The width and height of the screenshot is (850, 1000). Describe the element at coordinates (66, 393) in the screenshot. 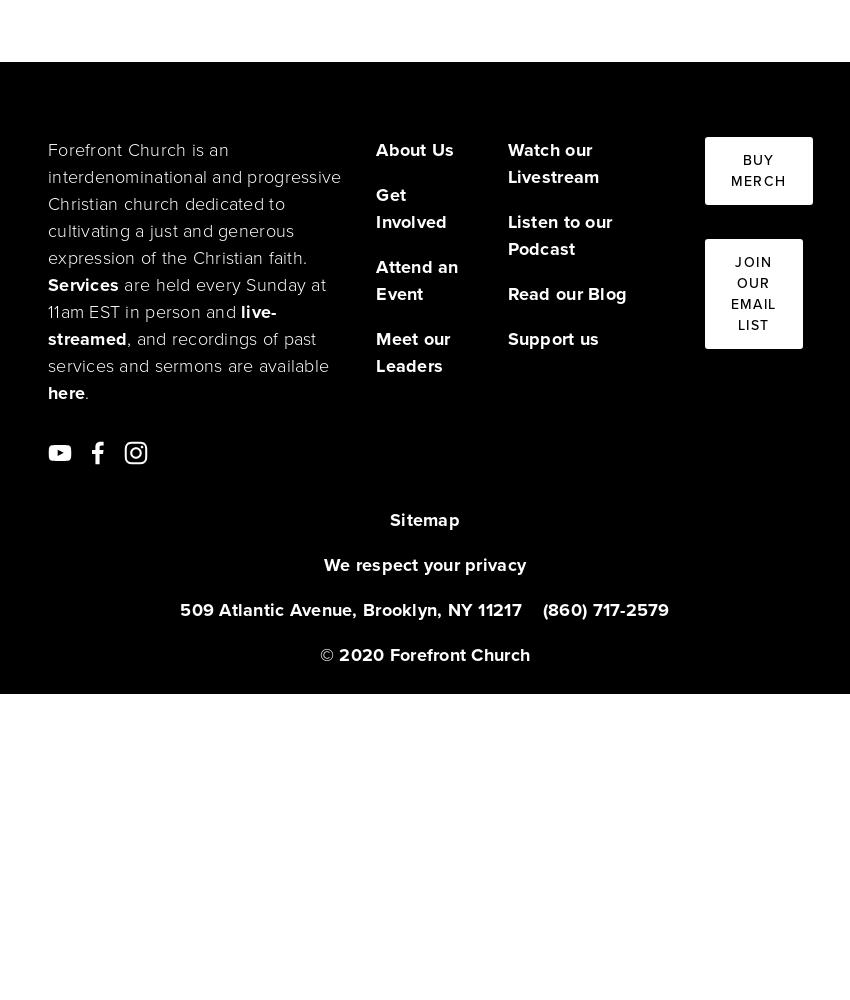

I see `'here'` at that location.